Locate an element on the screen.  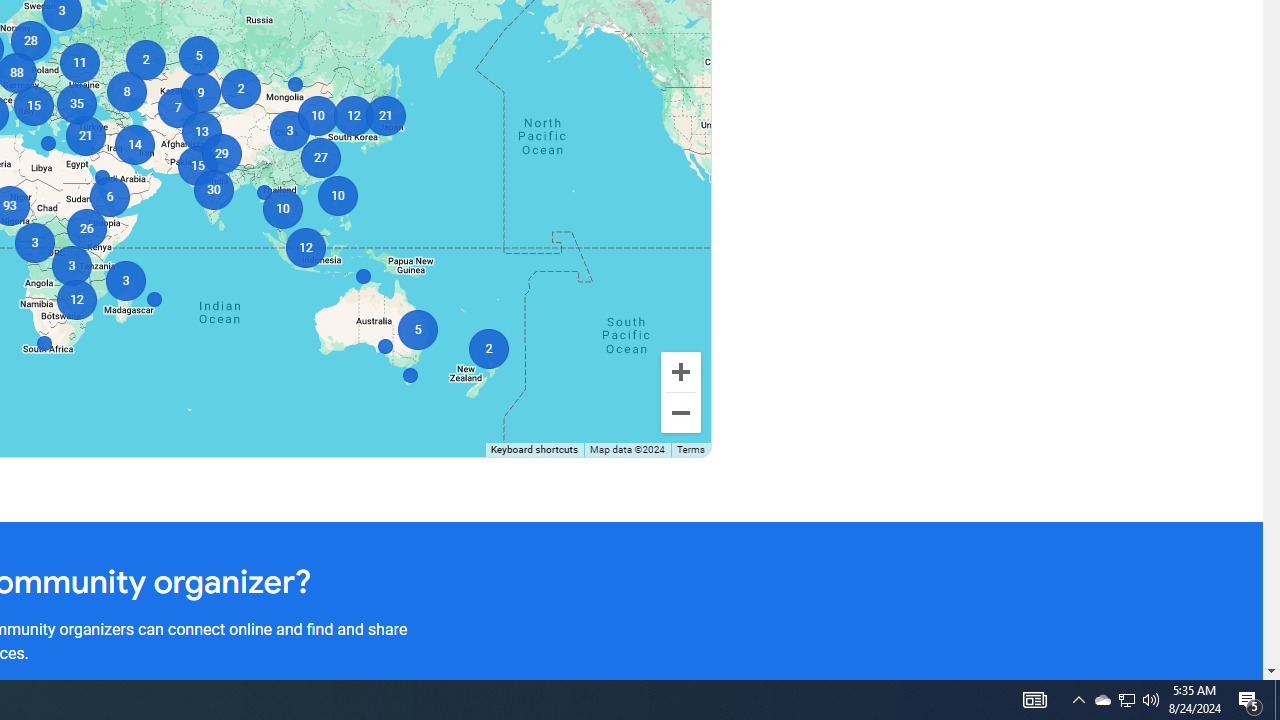
'3' is located at coordinates (34, 242).